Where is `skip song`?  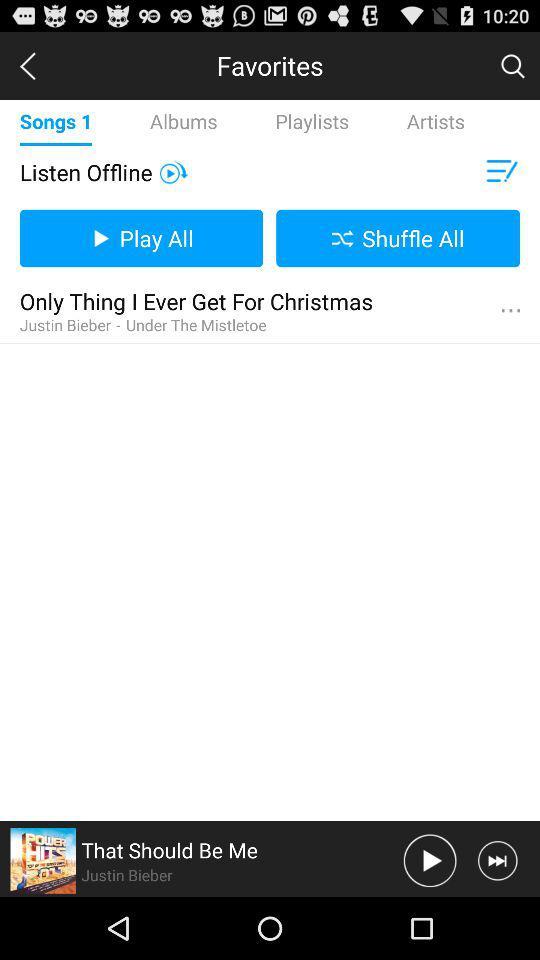 skip song is located at coordinates (496, 859).